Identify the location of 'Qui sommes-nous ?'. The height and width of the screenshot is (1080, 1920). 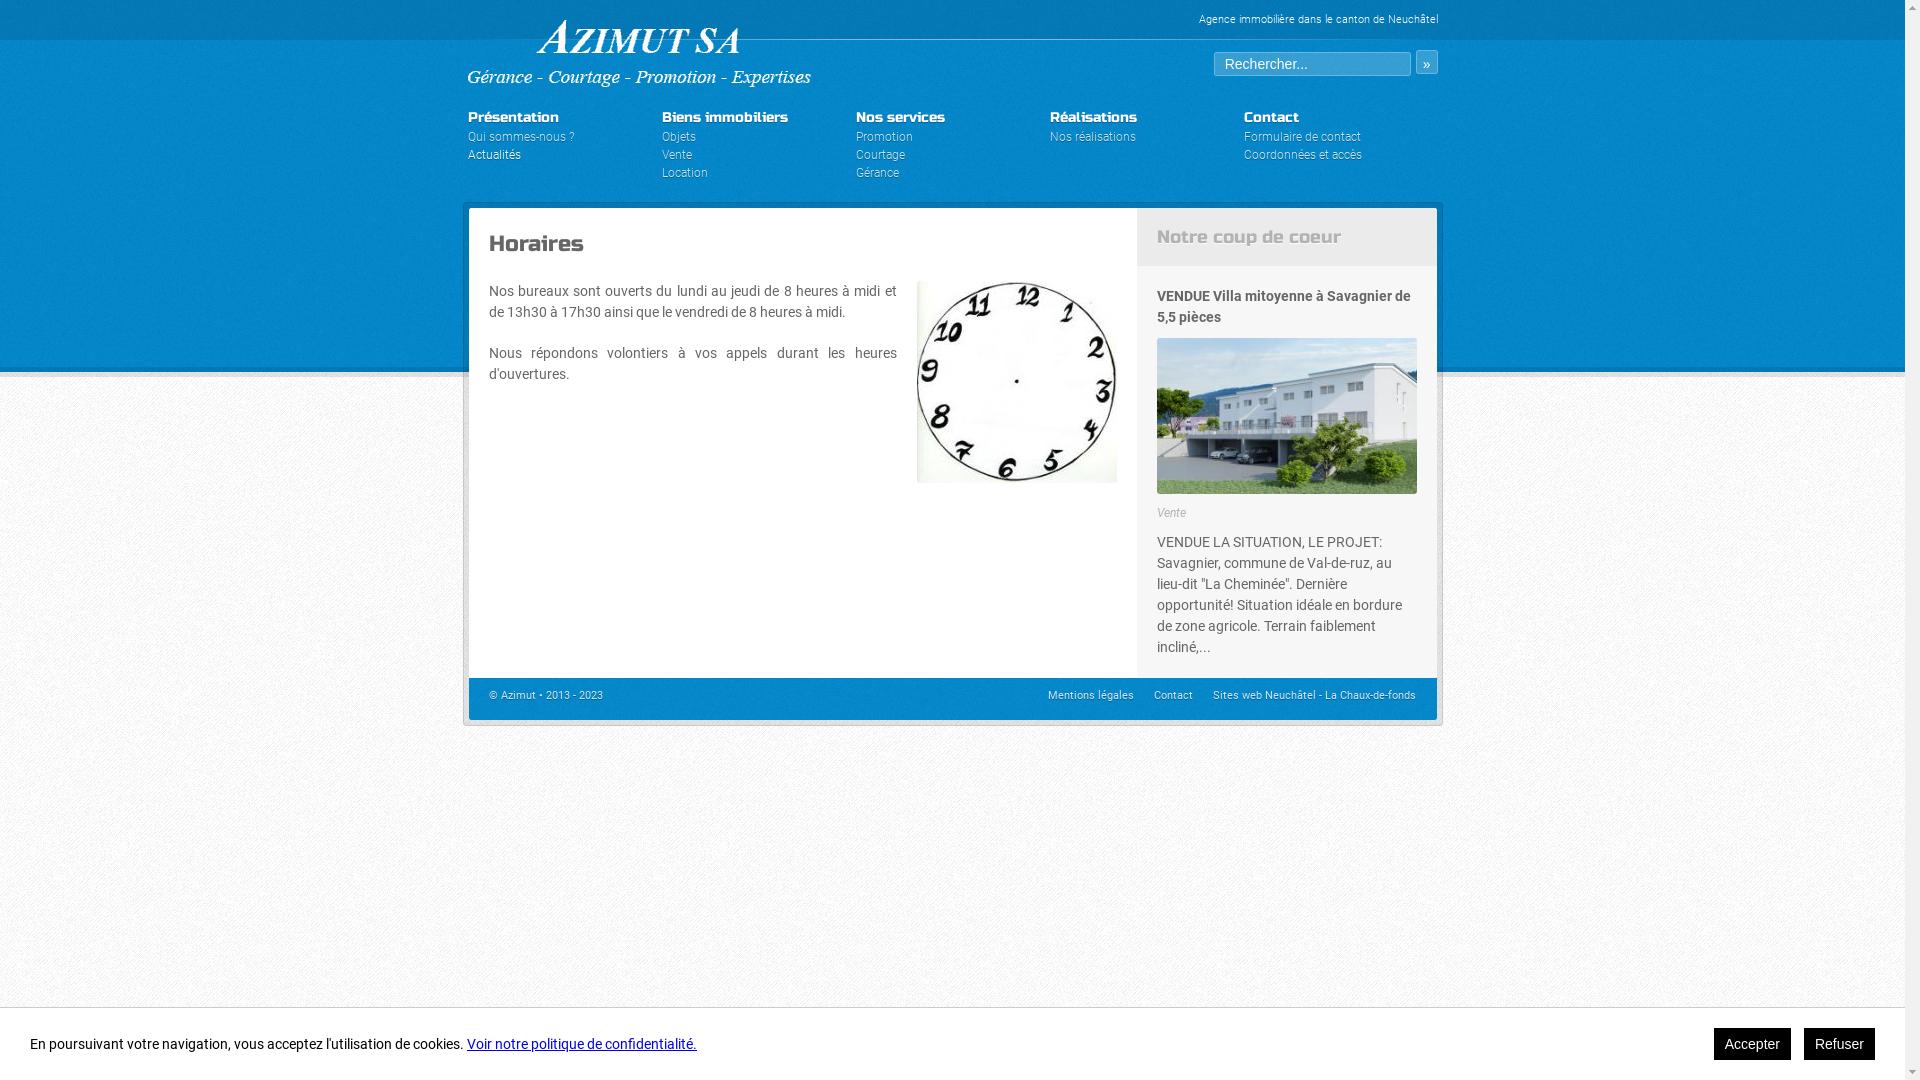
(521, 136).